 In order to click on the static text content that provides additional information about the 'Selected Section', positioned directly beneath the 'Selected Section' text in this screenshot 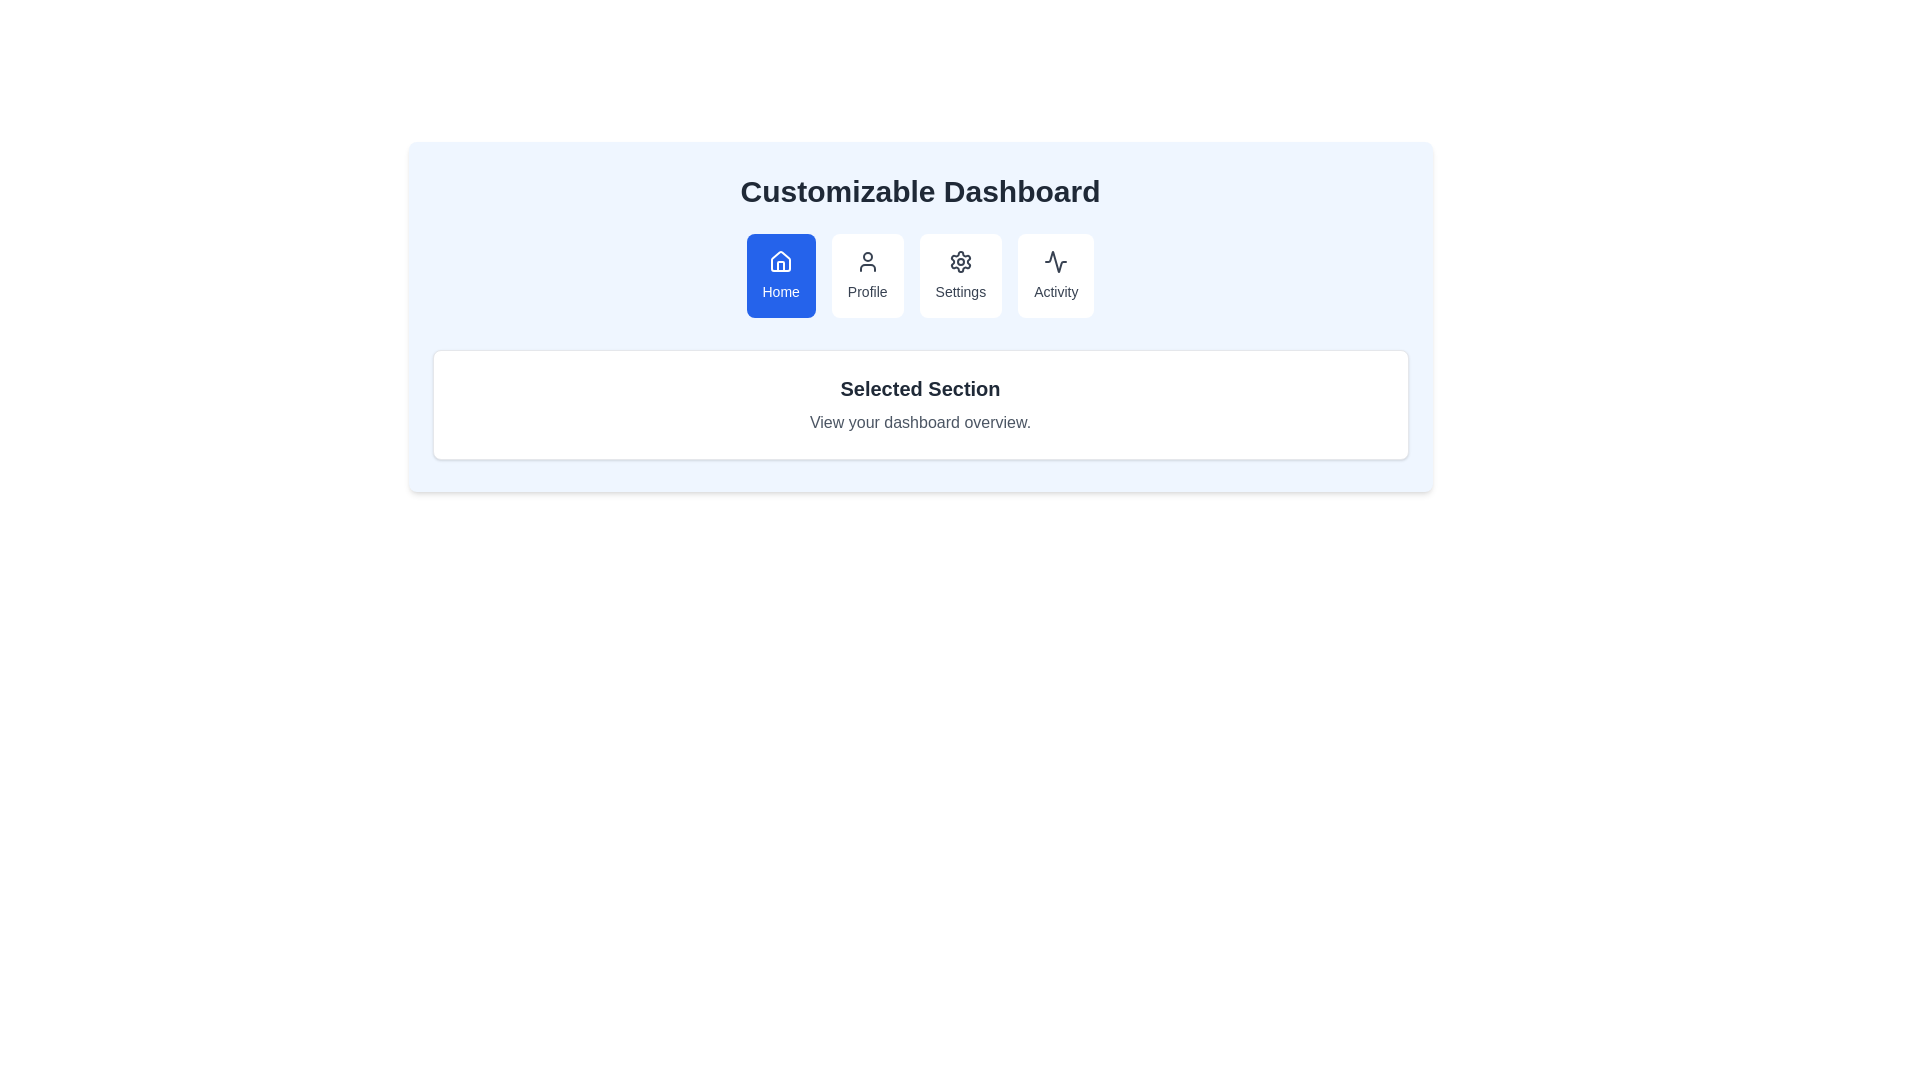, I will do `click(919, 422)`.